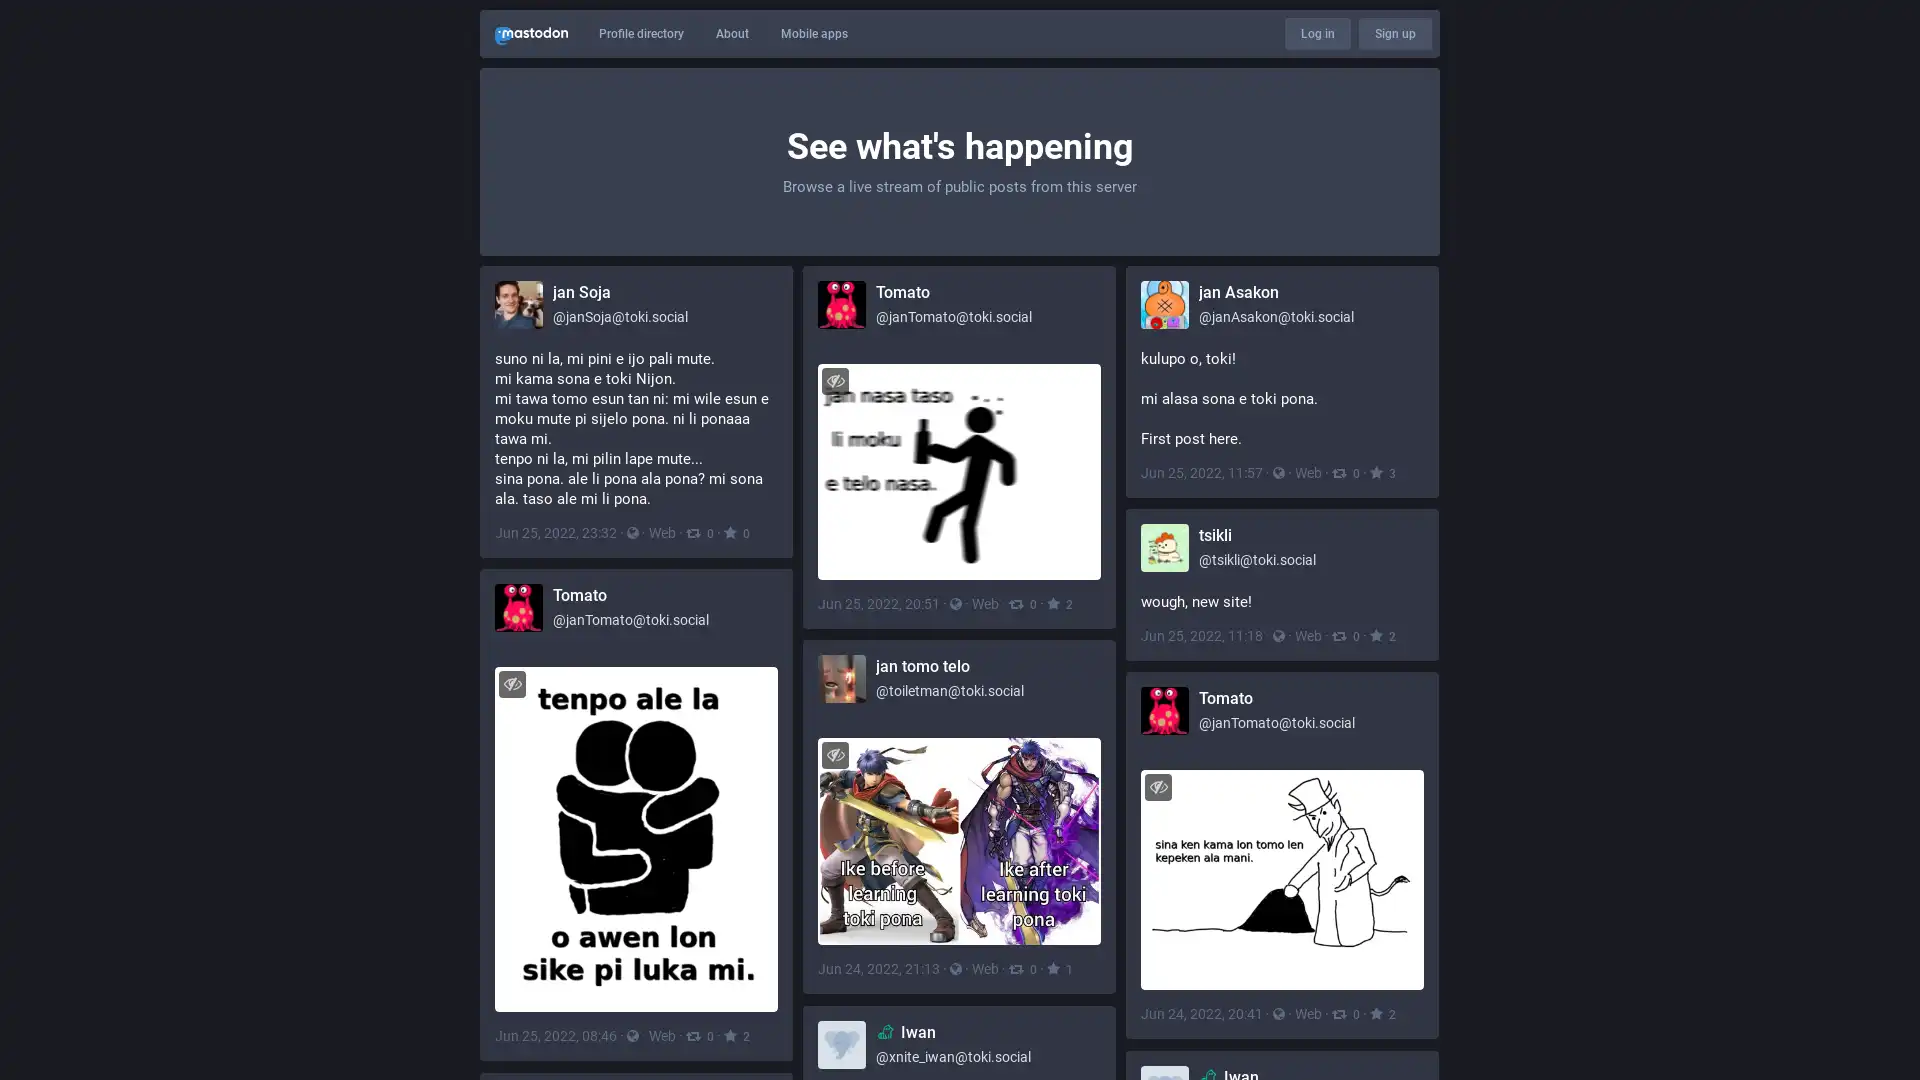  What do you see at coordinates (835, 754) in the screenshot?
I see `Hide image` at bounding box center [835, 754].